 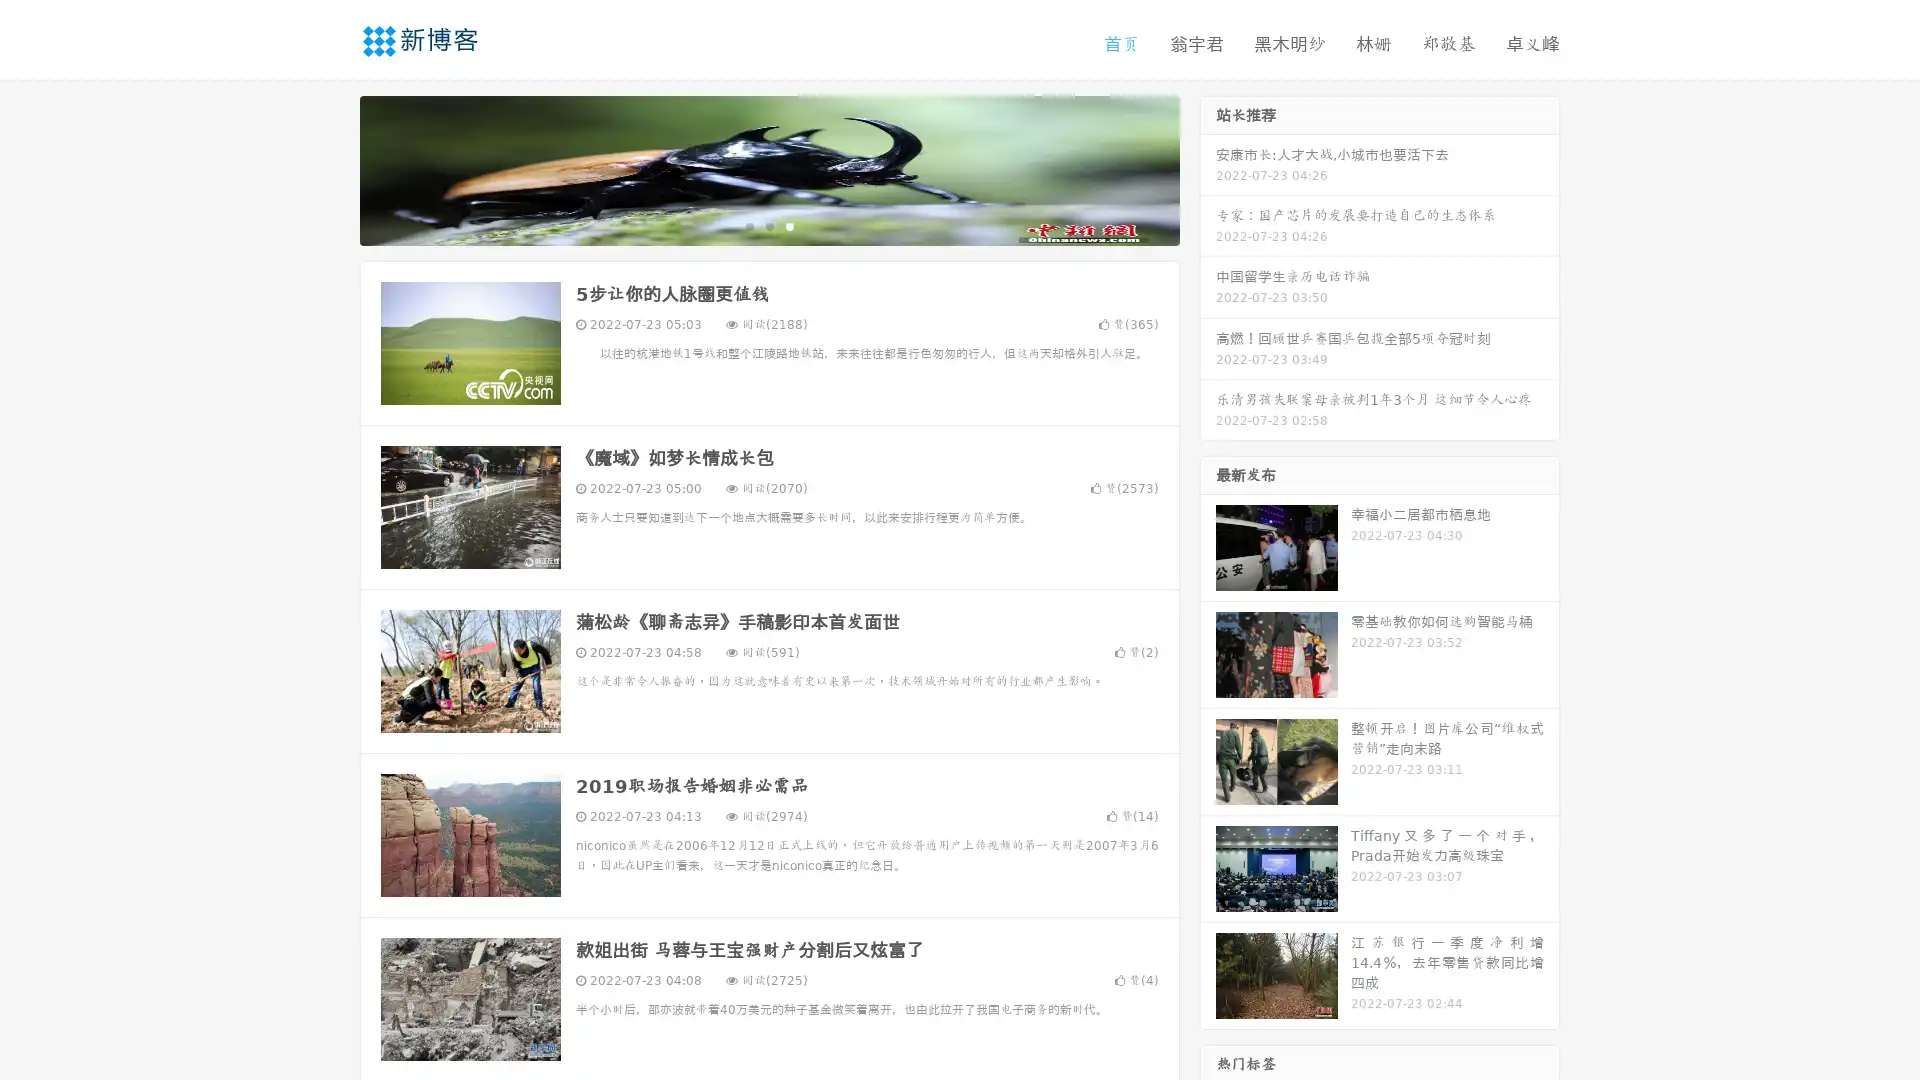 What do you see at coordinates (1208, 168) in the screenshot?
I see `Next slide` at bounding box center [1208, 168].